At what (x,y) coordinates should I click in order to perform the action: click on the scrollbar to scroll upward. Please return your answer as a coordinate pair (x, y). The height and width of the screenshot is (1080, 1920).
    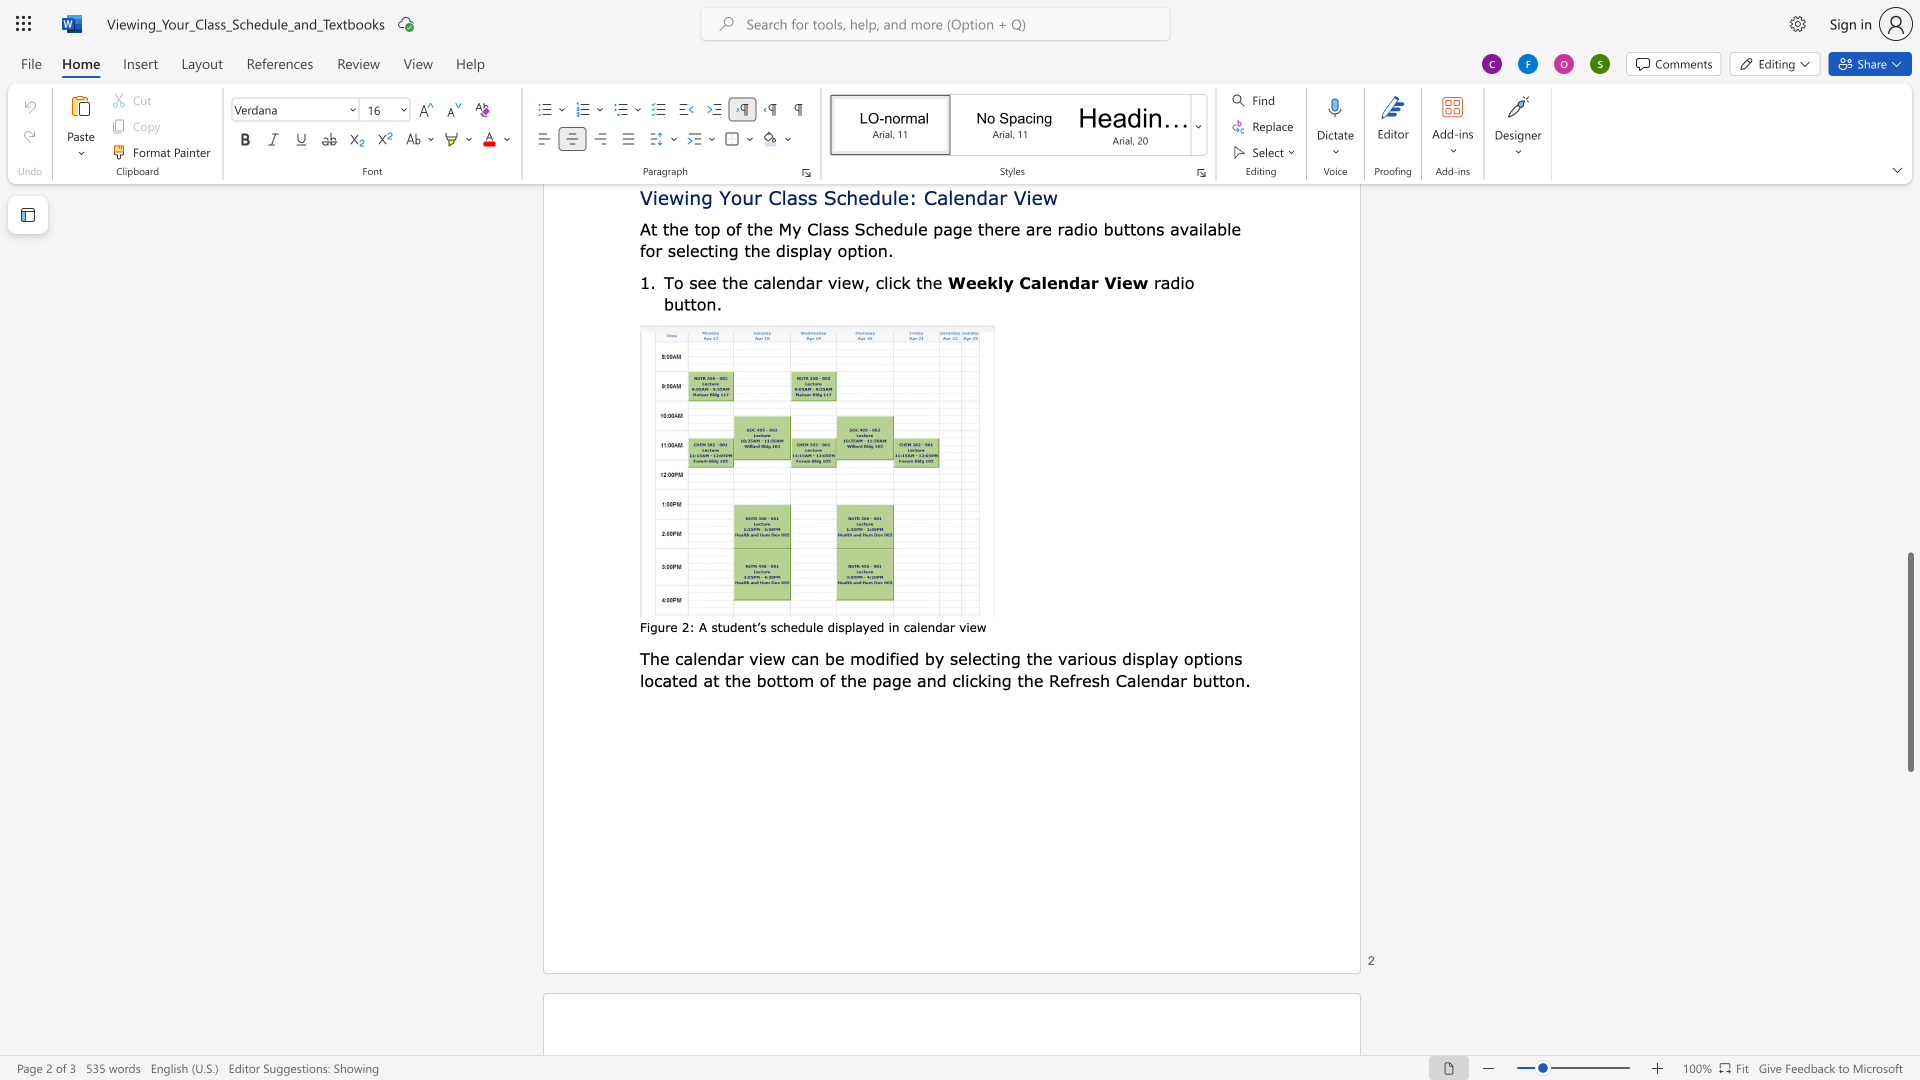
    Looking at the image, I should click on (1909, 380).